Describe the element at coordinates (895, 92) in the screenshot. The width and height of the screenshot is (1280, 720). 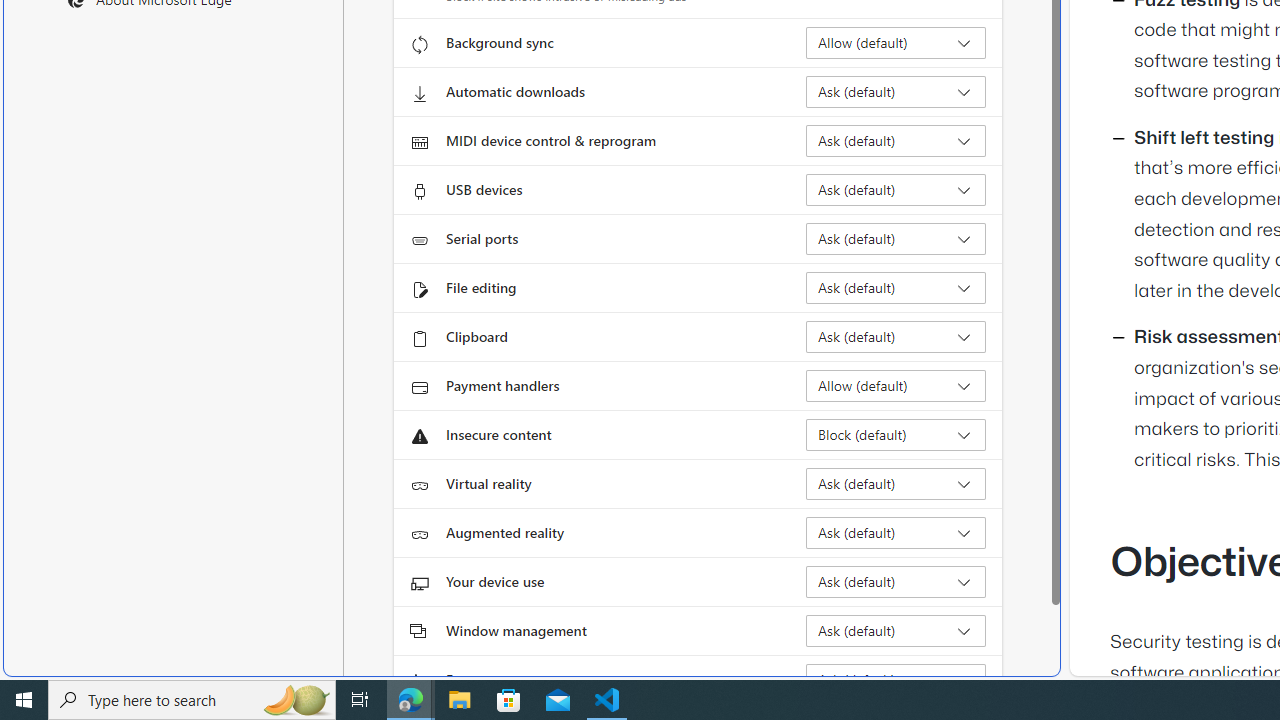
I see `'Automatic downloads Ask (default)'` at that location.